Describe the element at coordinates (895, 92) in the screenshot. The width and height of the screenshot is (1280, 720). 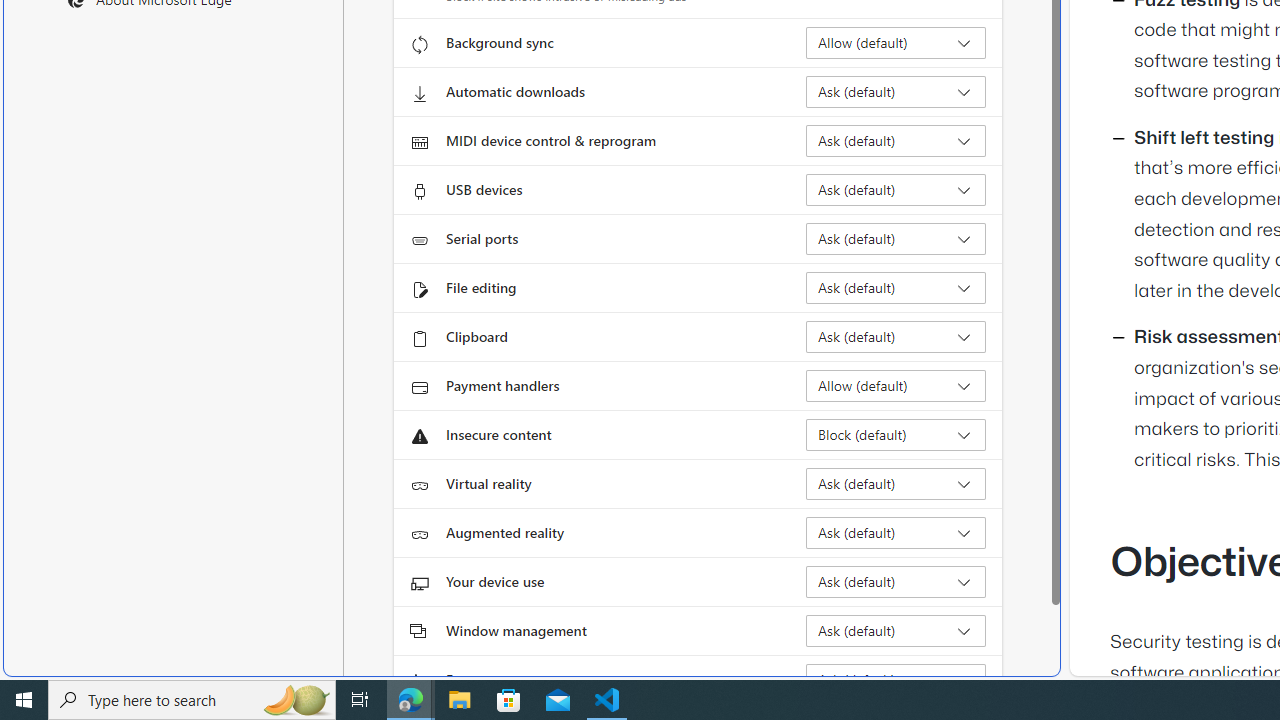
I see `'Automatic downloads Ask (default)'` at that location.